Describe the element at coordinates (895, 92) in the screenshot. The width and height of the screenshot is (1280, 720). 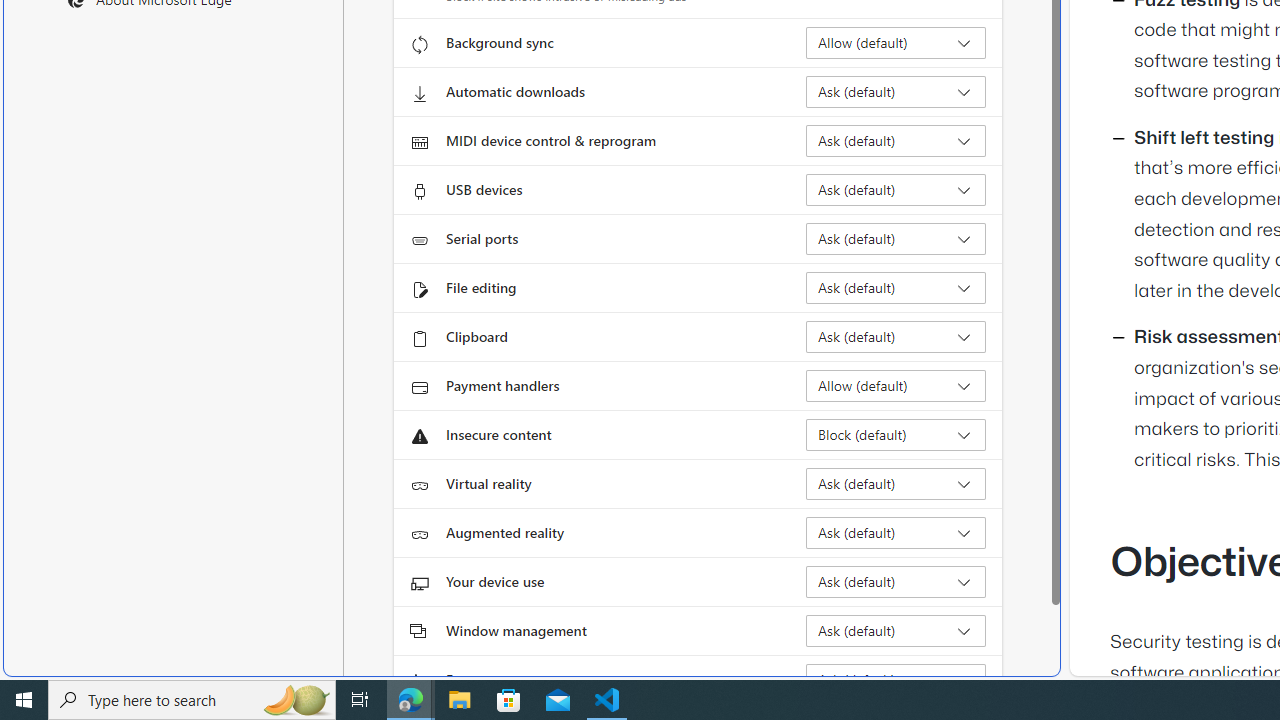
I see `'Automatic downloads Ask (default)'` at that location.